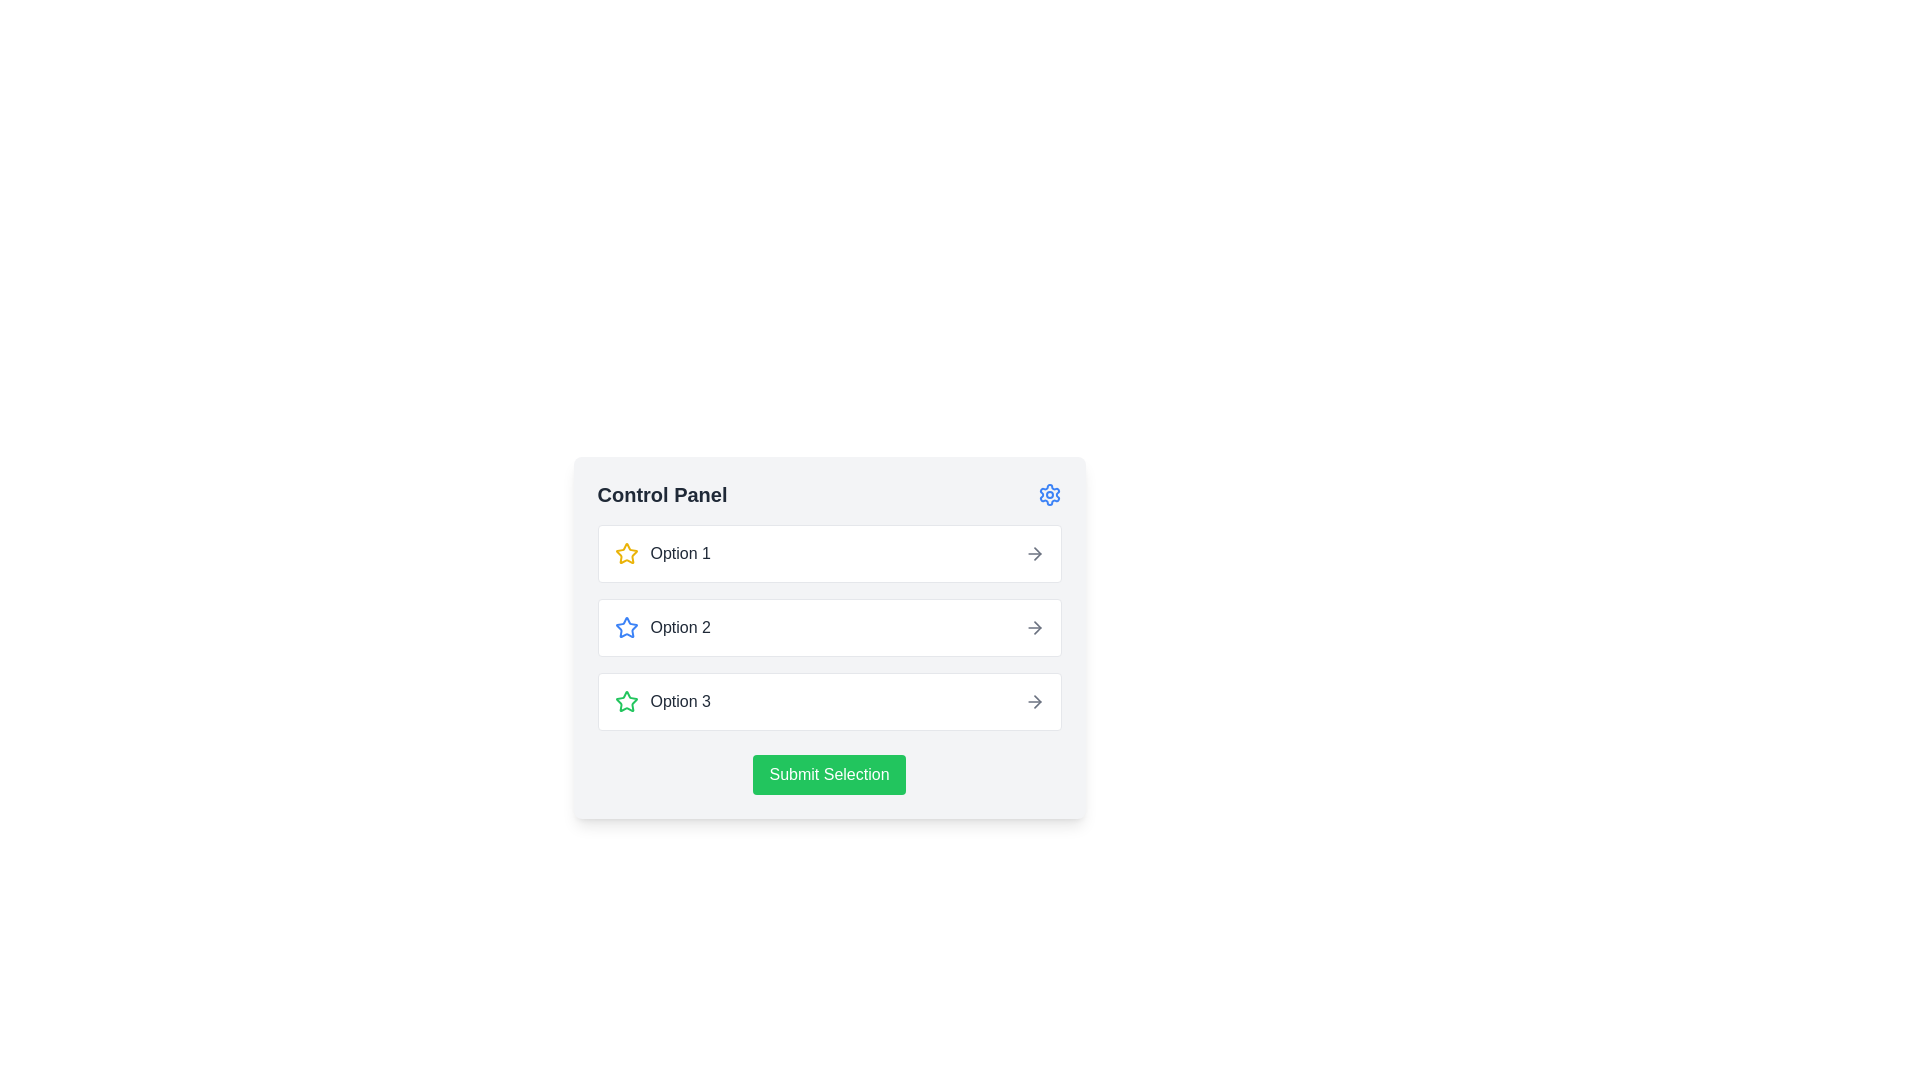 Image resolution: width=1920 pixels, height=1080 pixels. What do you see at coordinates (662, 627) in the screenshot?
I see `the text 'Option 2' in the list item with a blue star icon` at bounding box center [662, 627].